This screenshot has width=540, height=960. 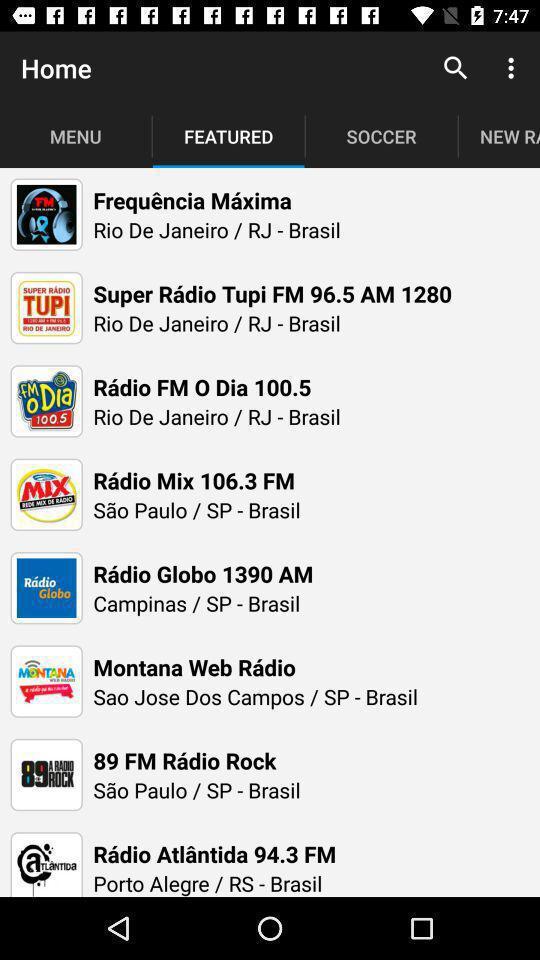 What do you see at coordinates (513, 68) in the screenshot?
I see `icon above the new radios icon` at bounding box center [513, 68].